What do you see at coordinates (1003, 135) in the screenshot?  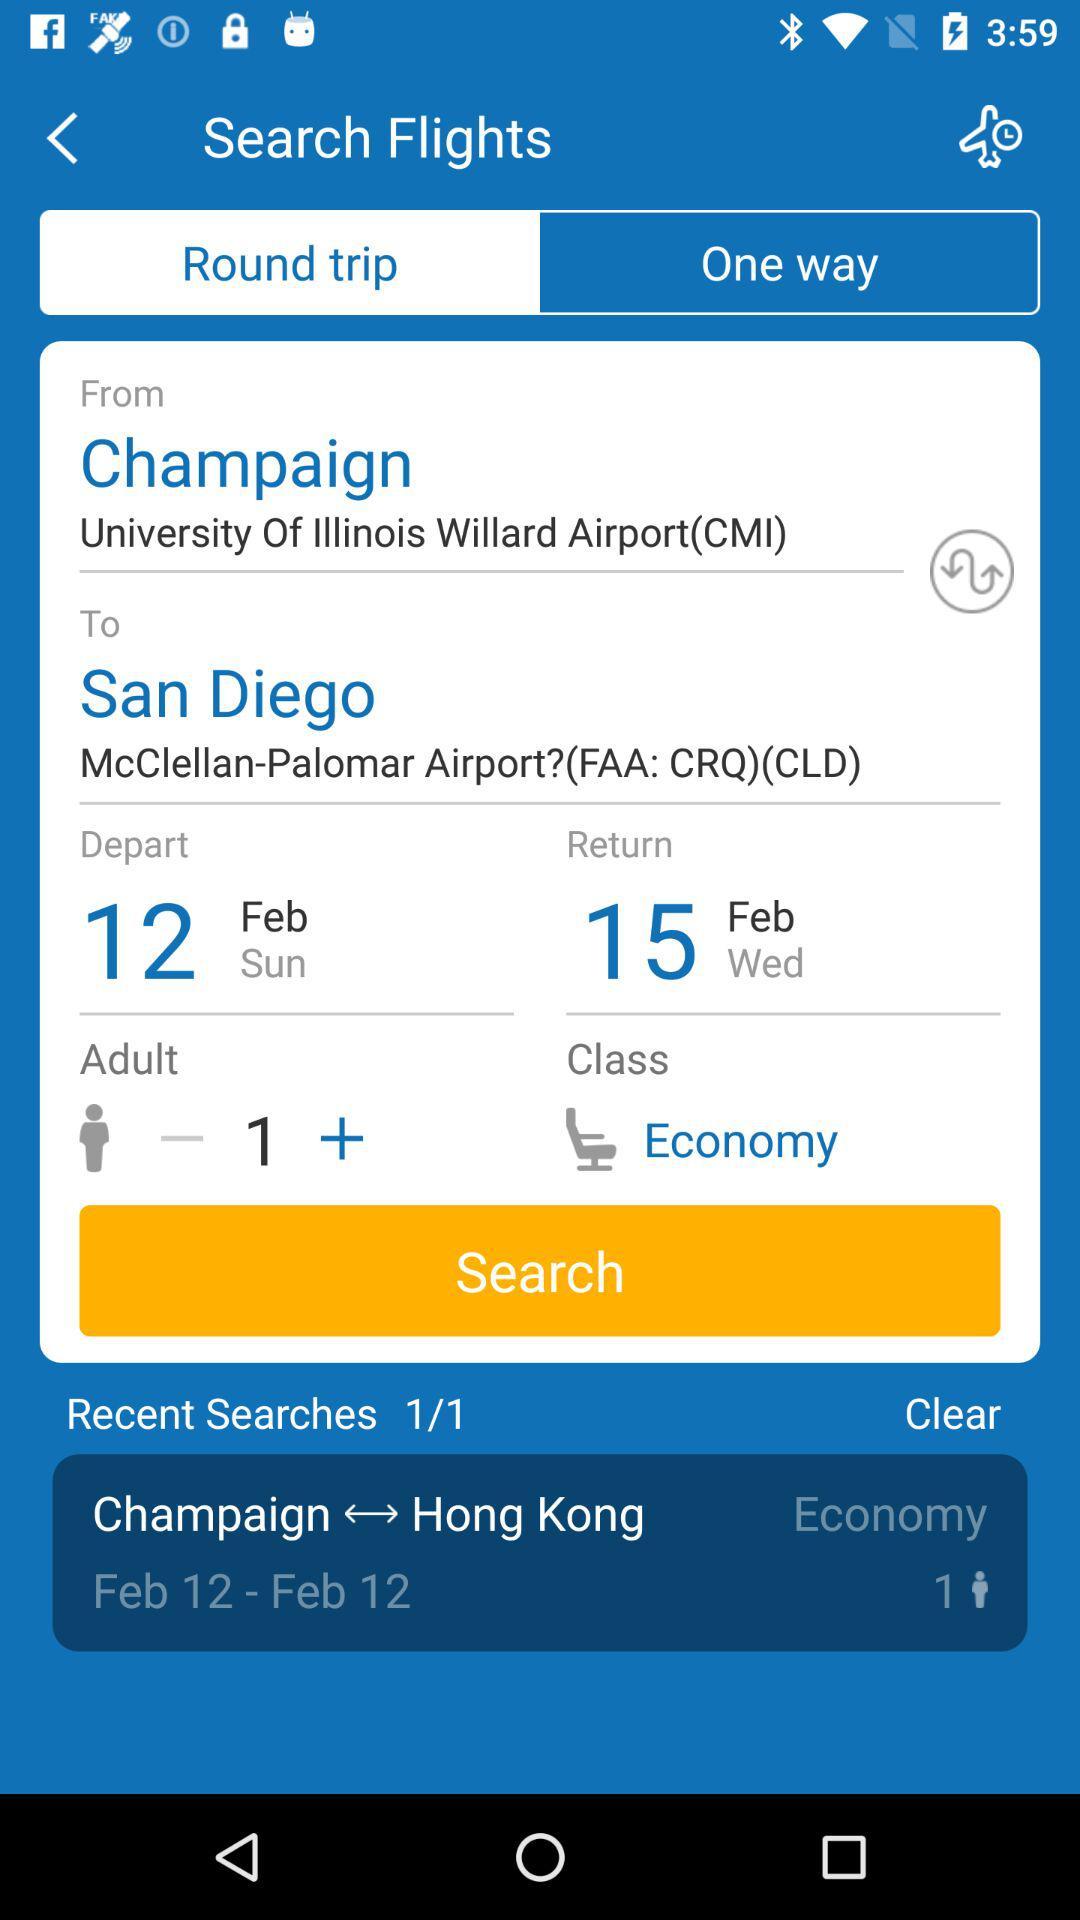 I see `schedule` at bounding box center [1003, 135].